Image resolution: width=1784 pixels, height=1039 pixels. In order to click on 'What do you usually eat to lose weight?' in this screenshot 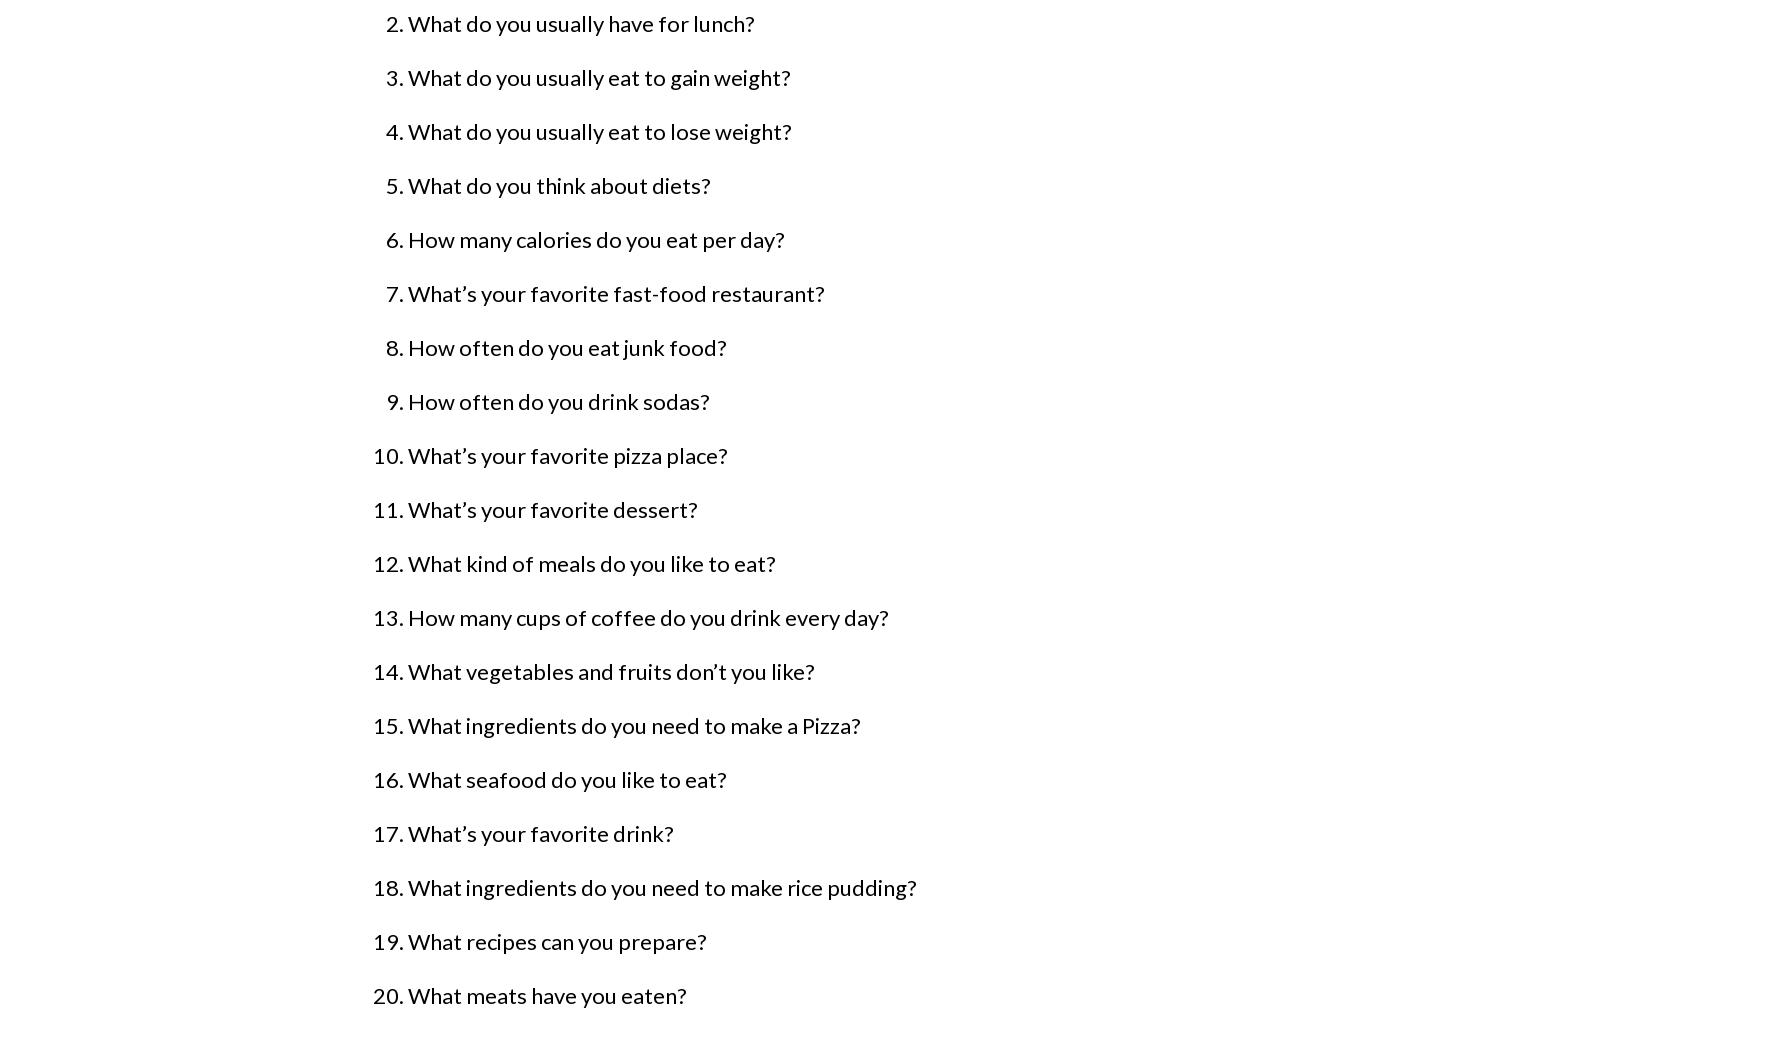, I will do `click(598, 130)`.